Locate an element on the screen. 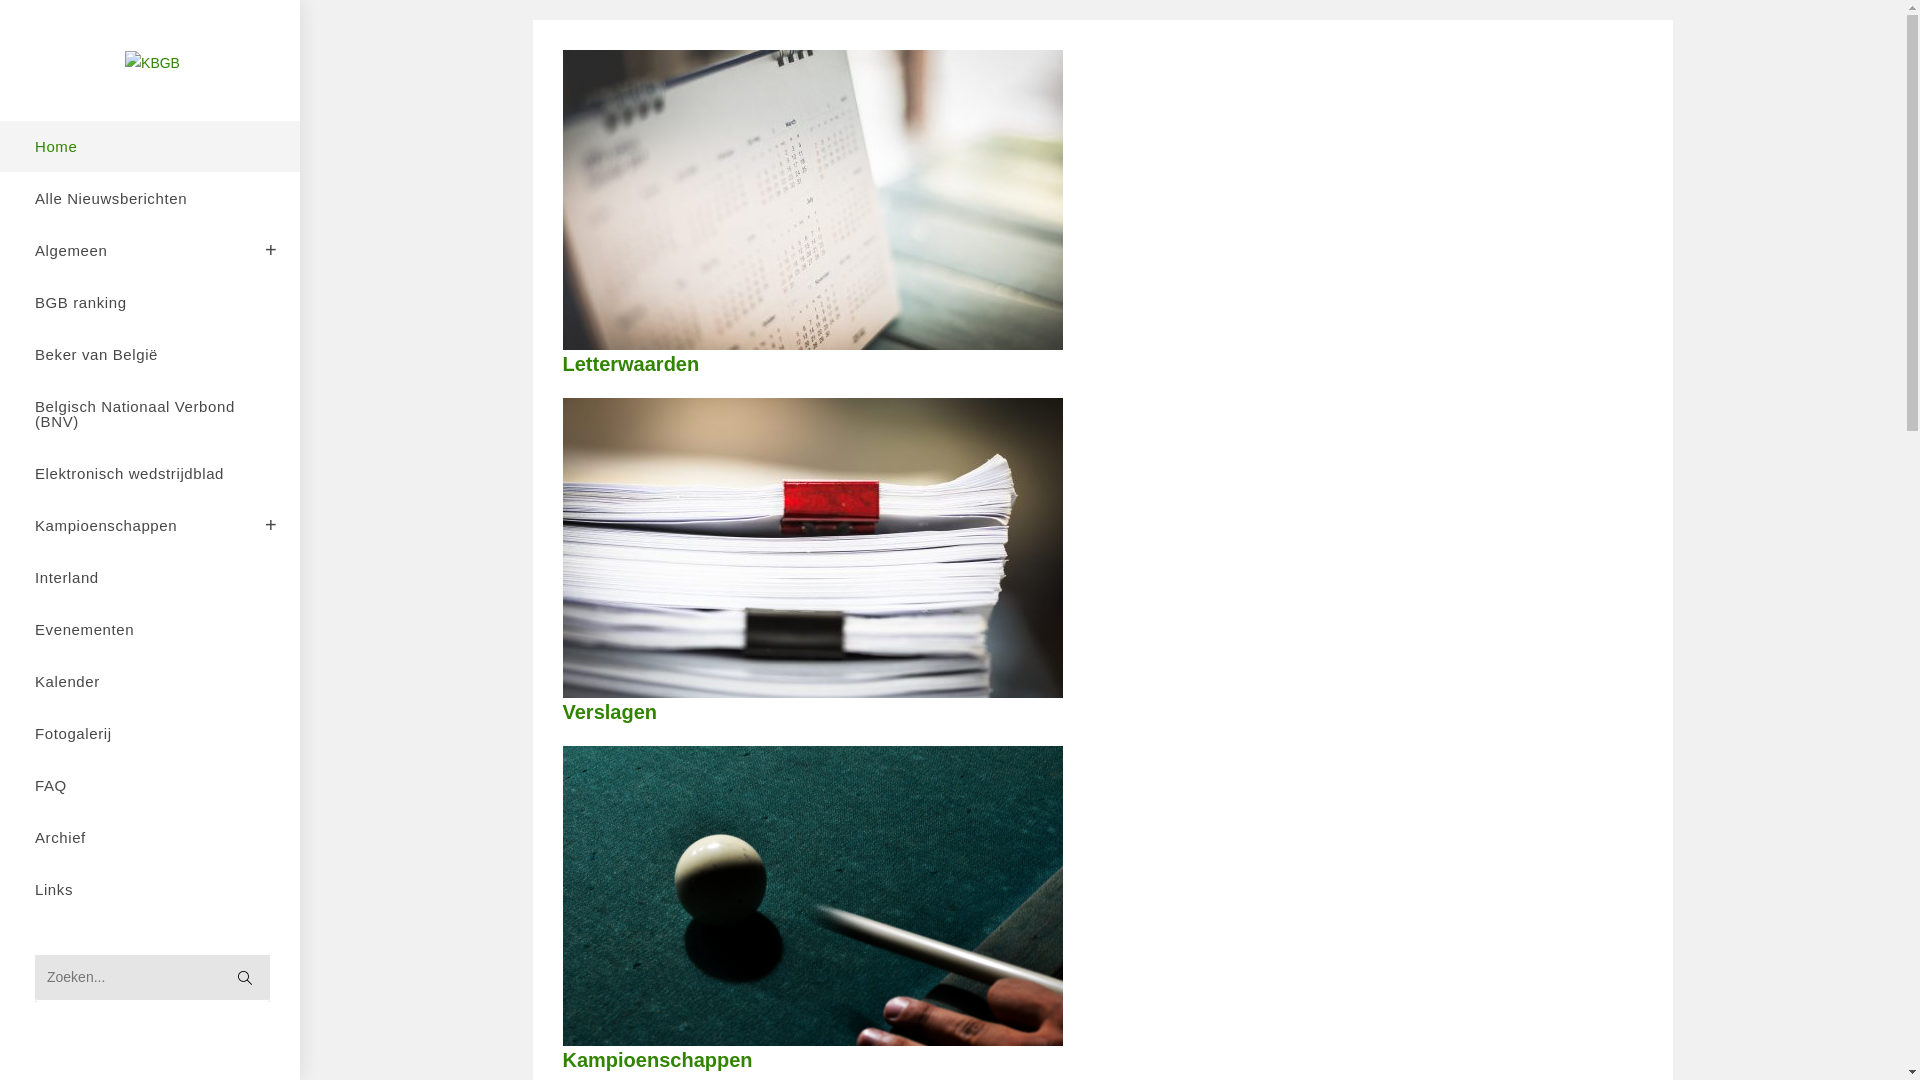  'FAQ' is located at coordinates (148, 784).